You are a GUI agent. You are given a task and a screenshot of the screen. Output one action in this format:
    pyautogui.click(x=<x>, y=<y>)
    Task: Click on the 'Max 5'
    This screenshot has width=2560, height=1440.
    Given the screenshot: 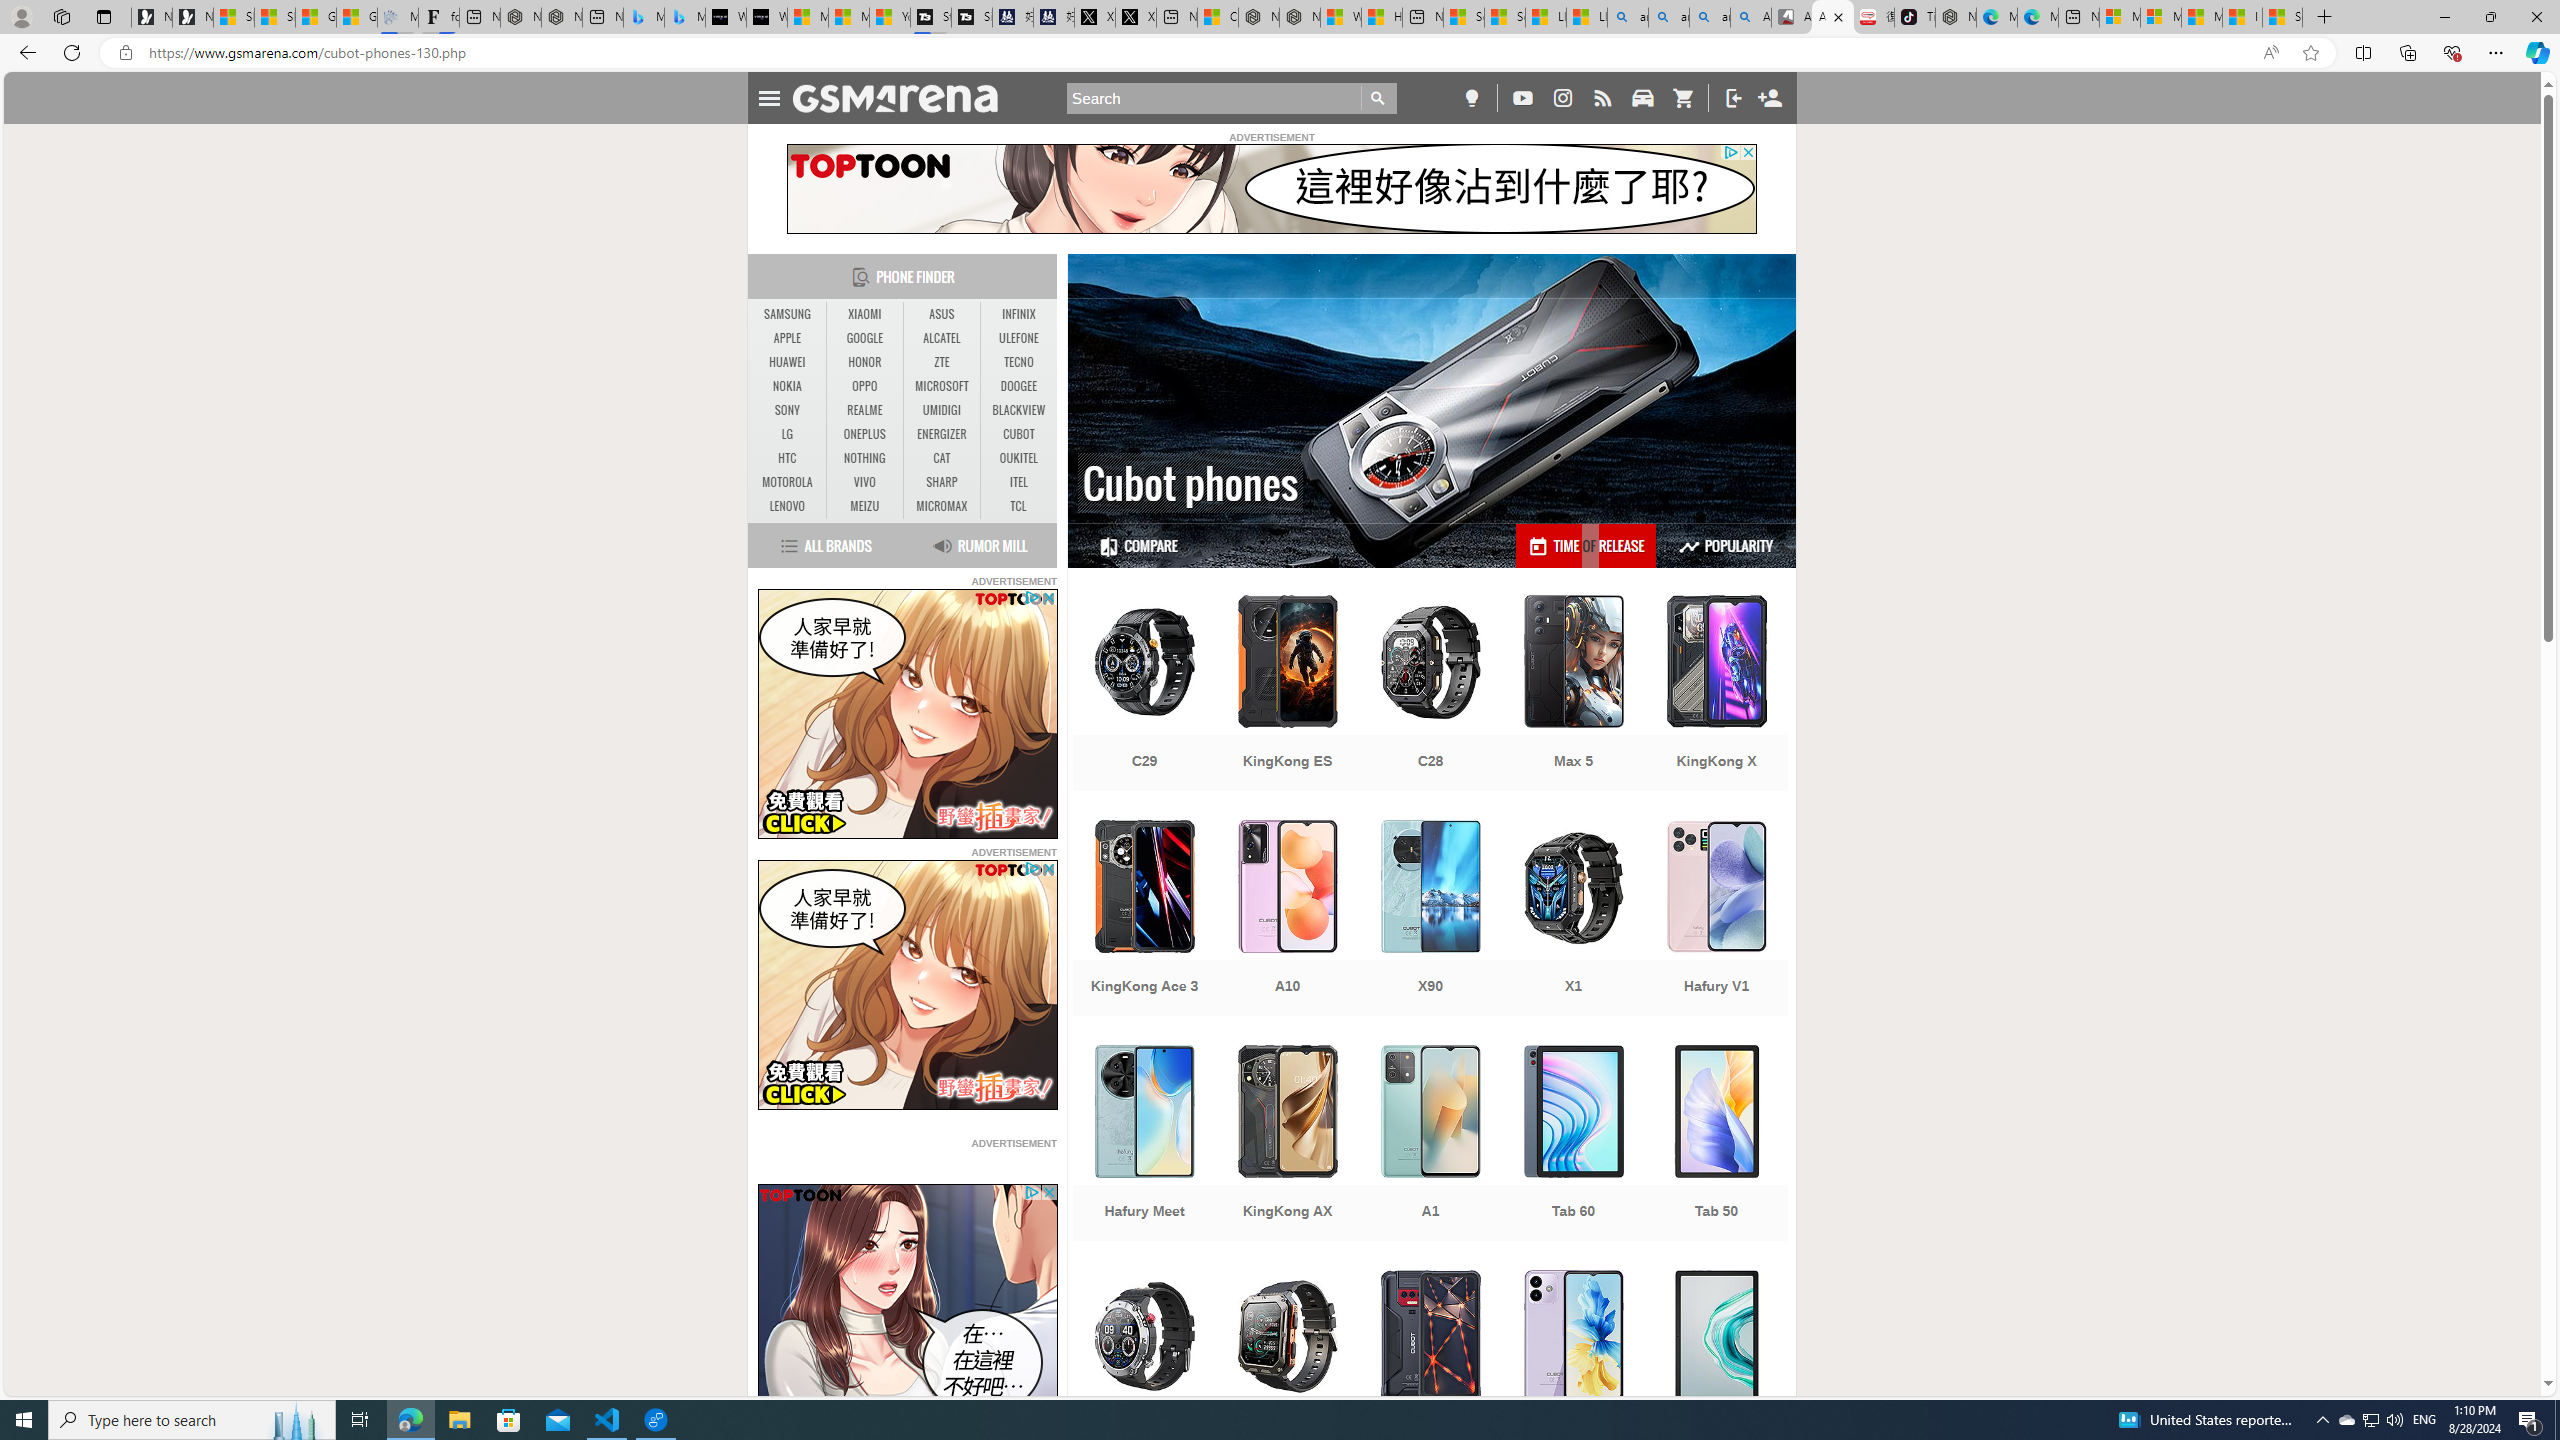 What is the action you would take?
    pyautogui.click(x=1573, y=694)
    